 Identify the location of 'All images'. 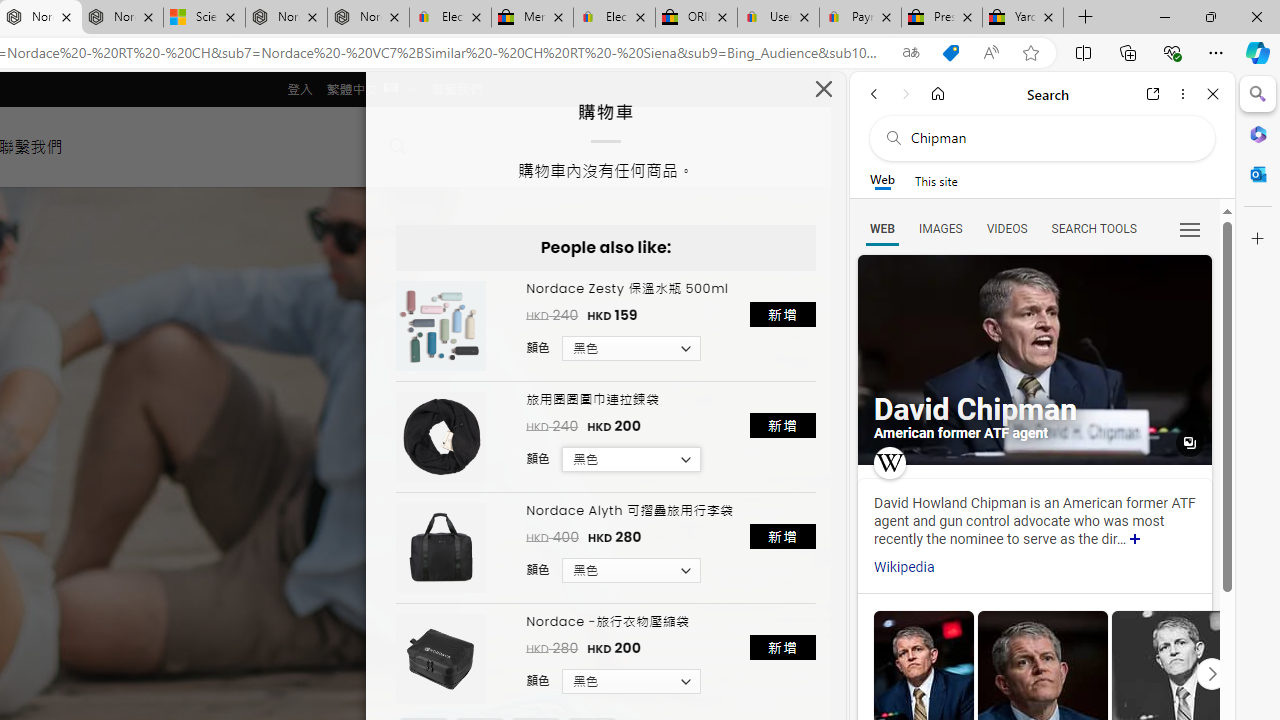
(1034, 360).